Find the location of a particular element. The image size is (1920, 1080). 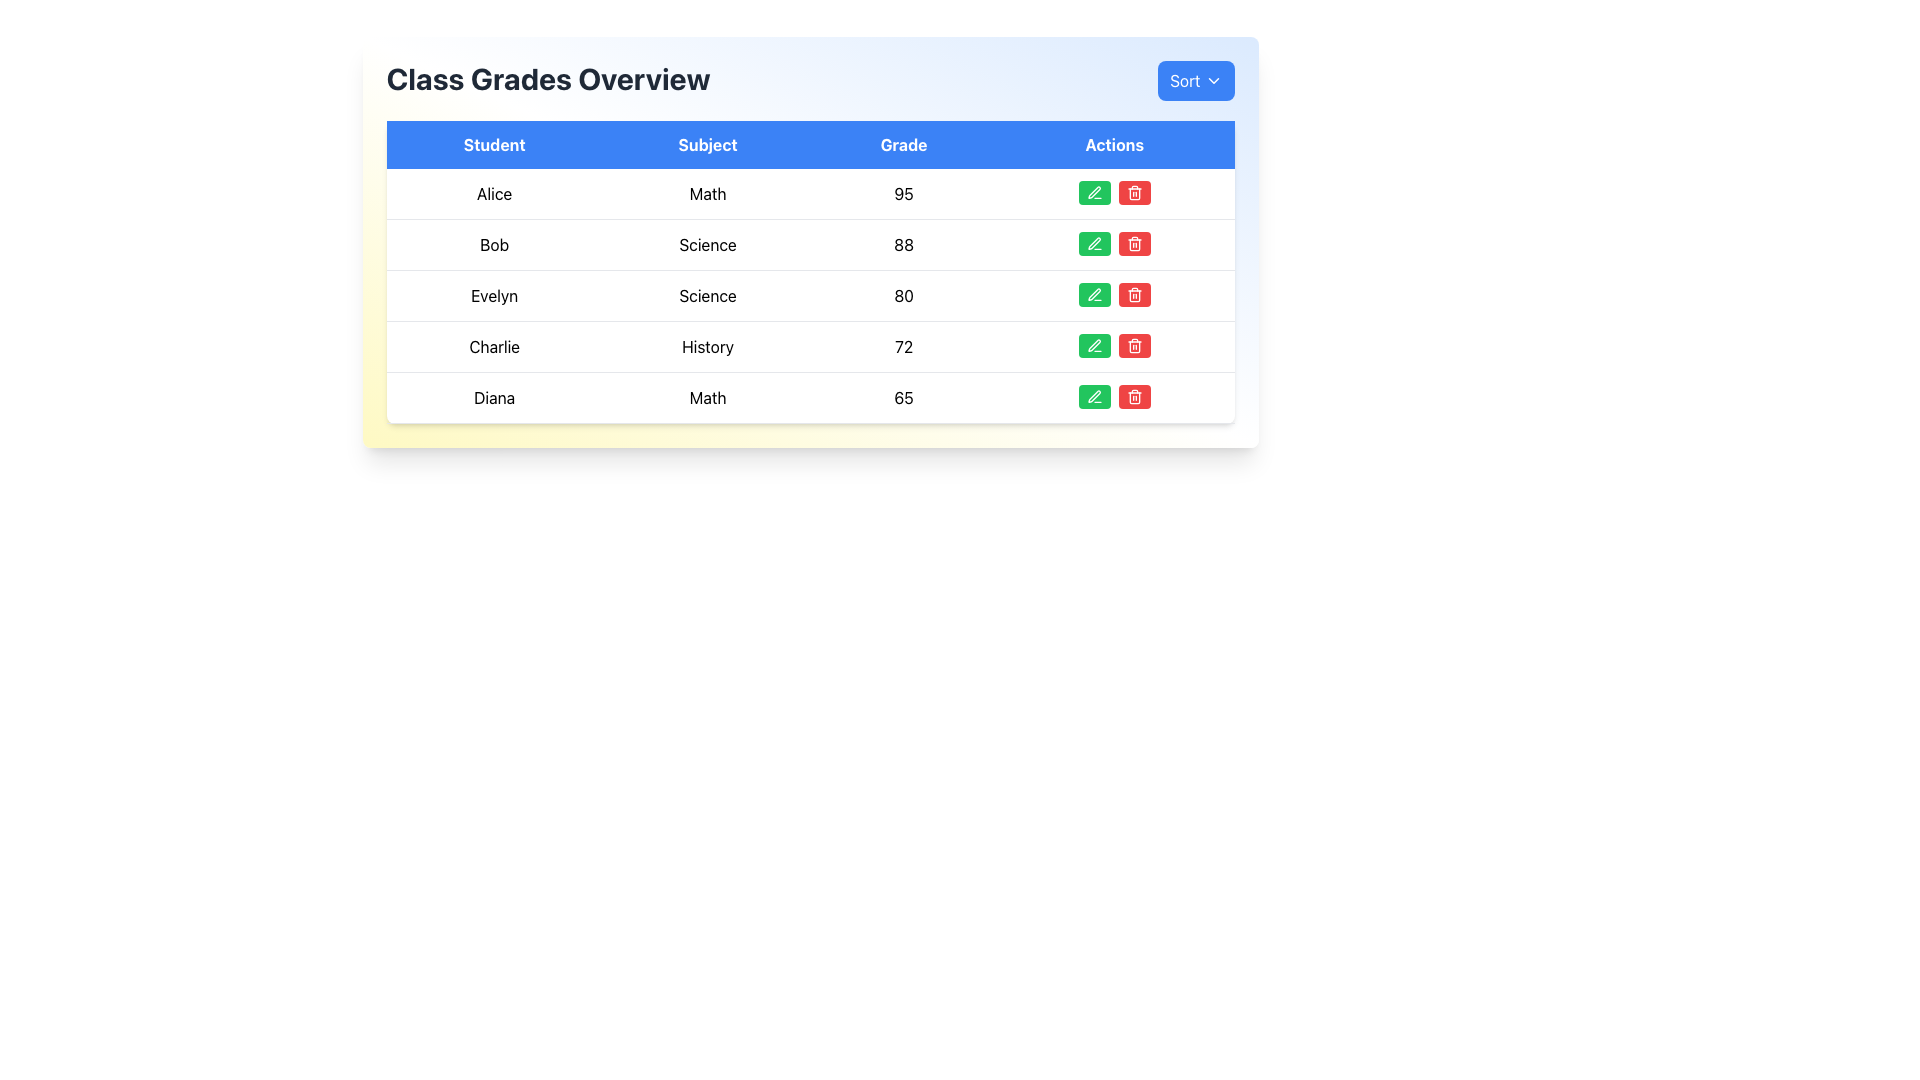

the red button with a white trash bin icon in the Actions column of the second row for 'Bob' in the subject 'Science' is located at coordinates (1134, 242).